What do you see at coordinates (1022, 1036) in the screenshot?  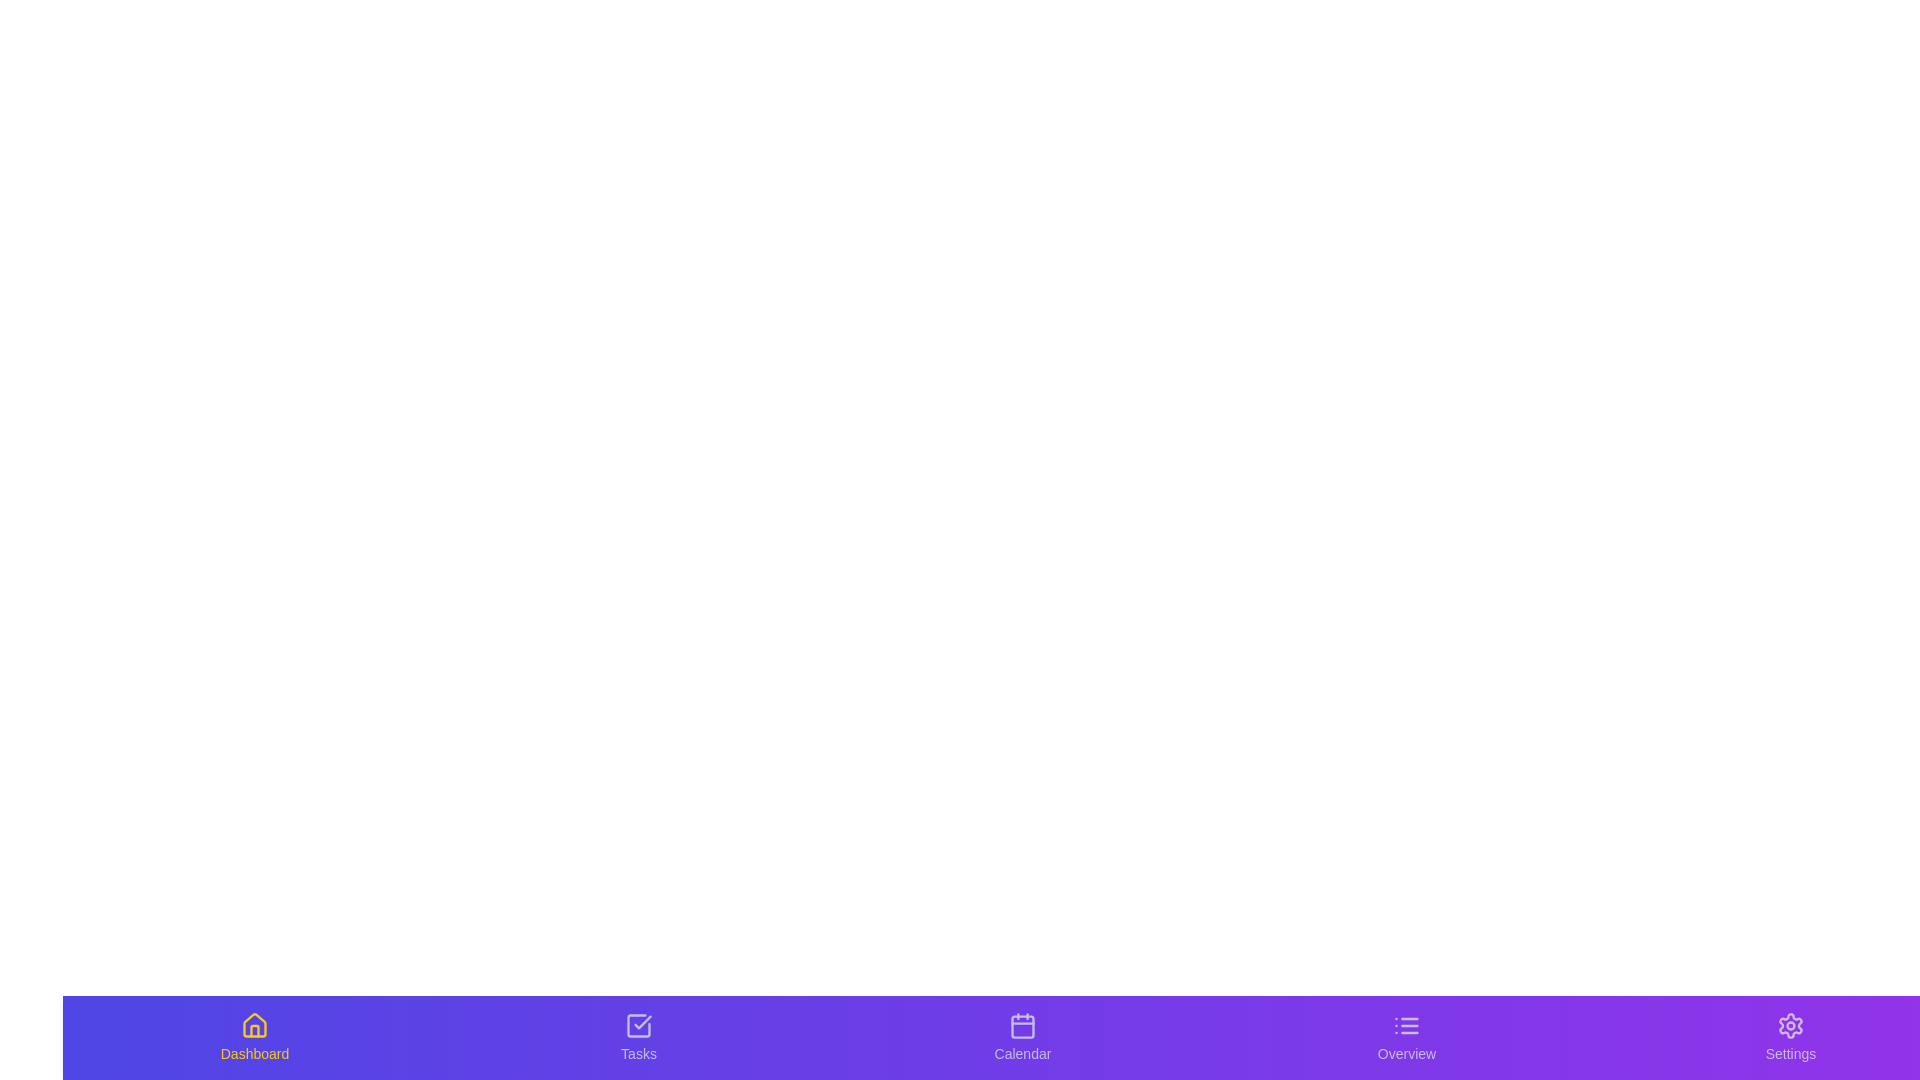 I see `the tab labeled Calendar` at bounding box center [1022, 1036].